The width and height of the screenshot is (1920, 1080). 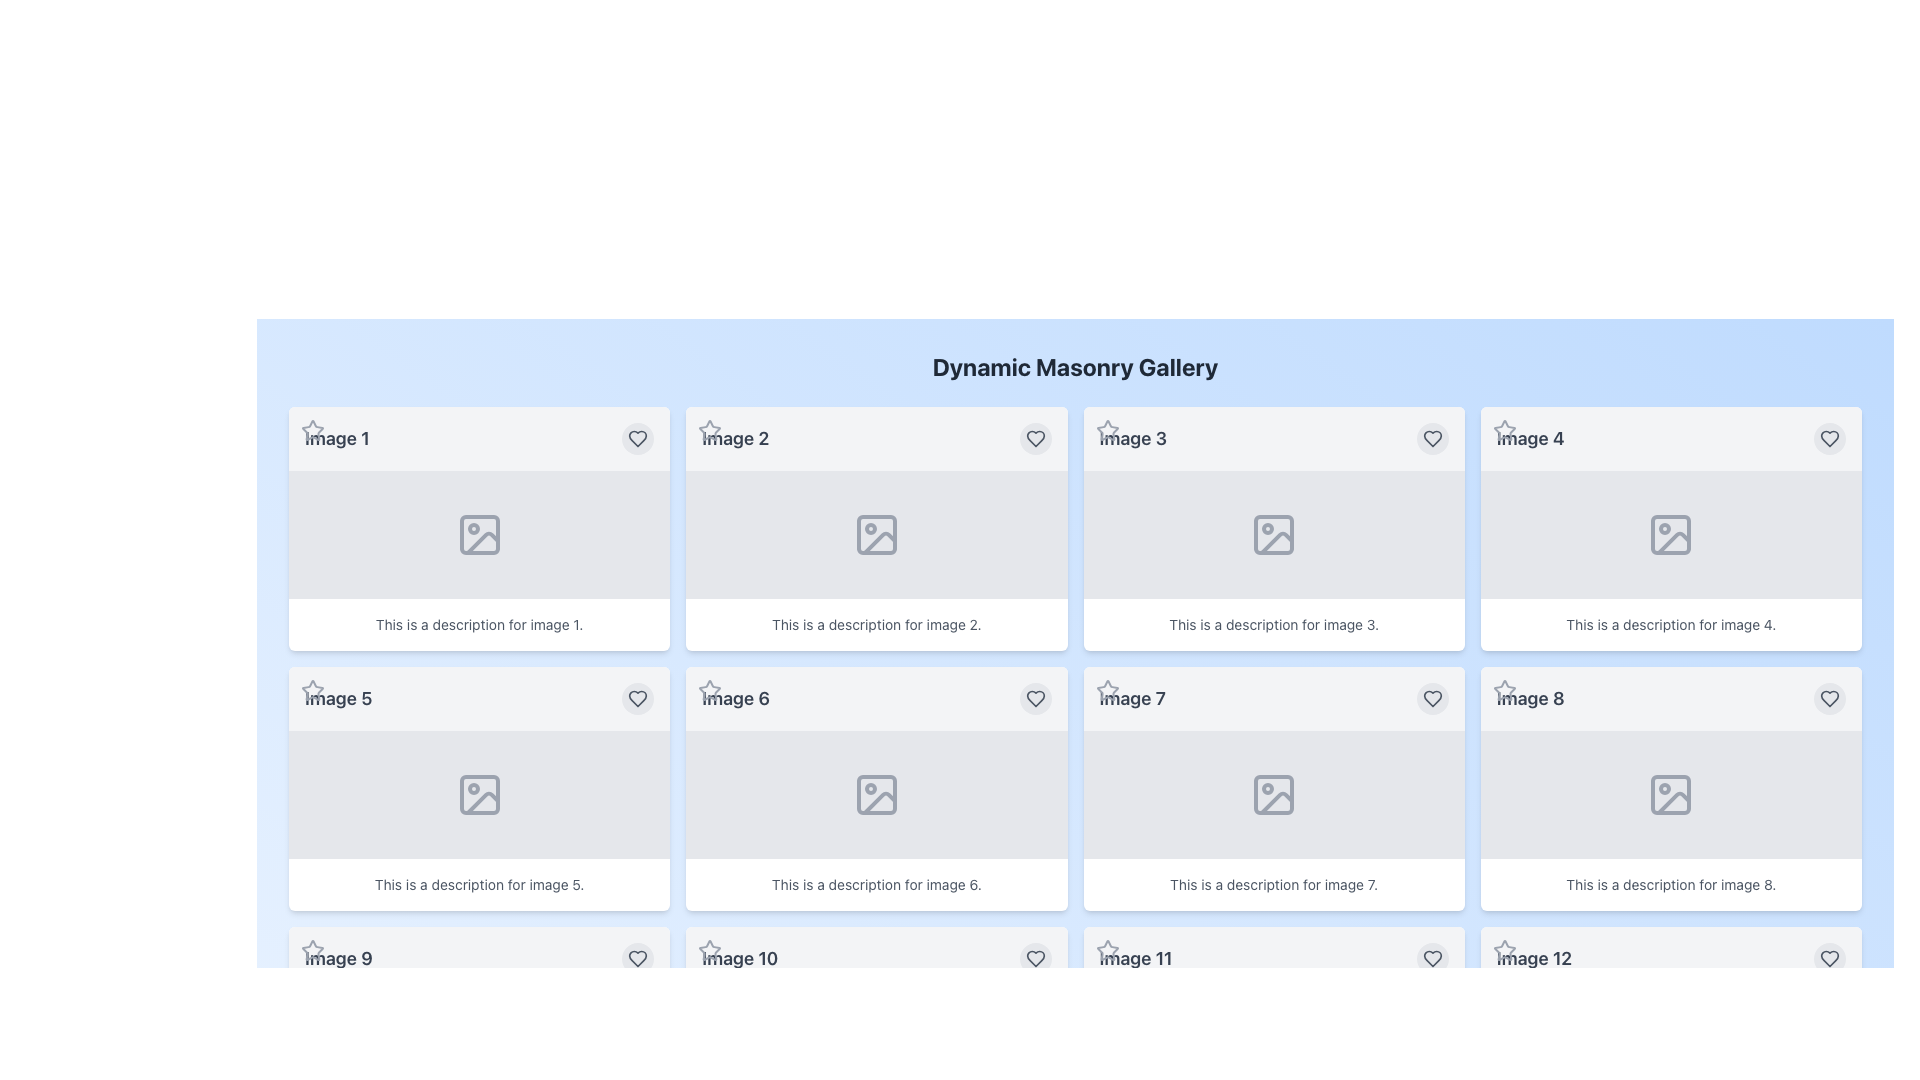 I want to click on large, rectangular light gray image placeholder with a mountain and sun icon located in the second row, first column of the grid layout, directly beneath the 'Image 5' title, so click(x=478, y=793).